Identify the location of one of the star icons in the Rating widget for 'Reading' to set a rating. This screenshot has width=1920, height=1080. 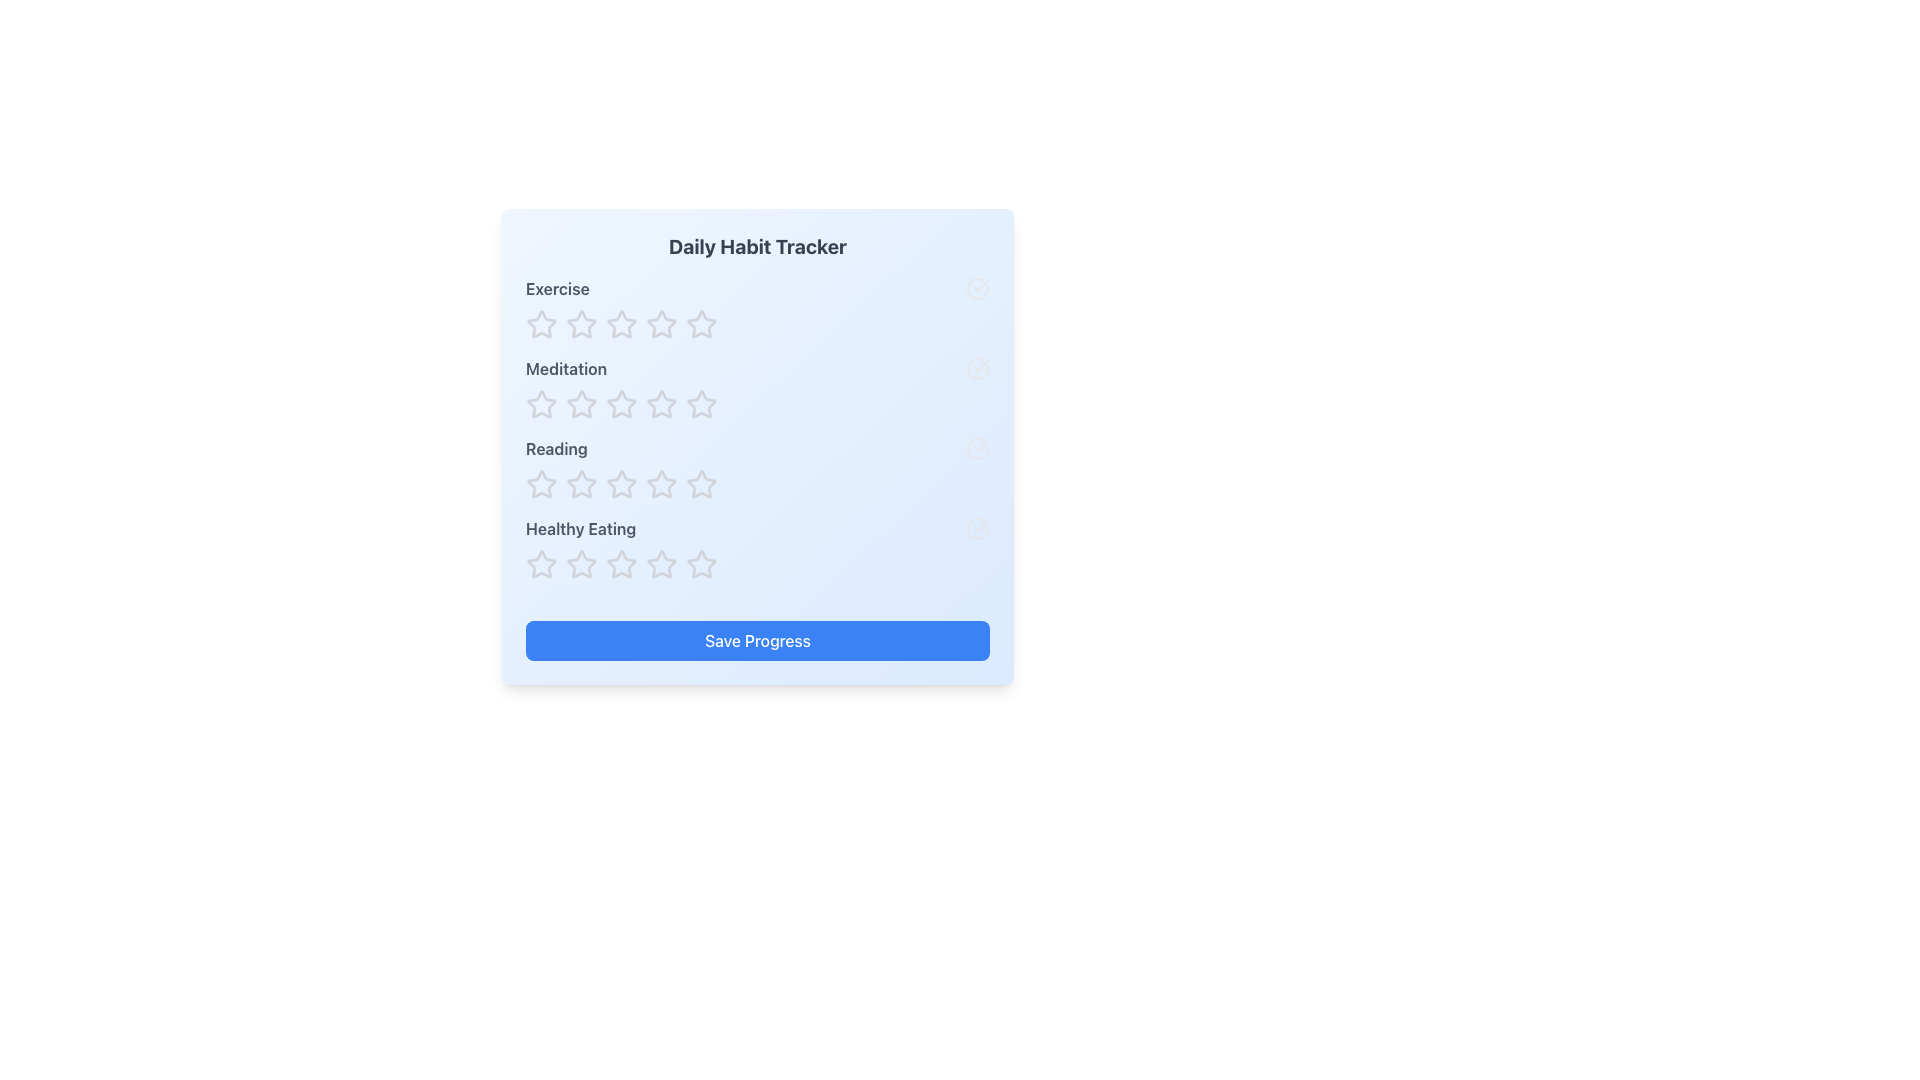
(757, 485).